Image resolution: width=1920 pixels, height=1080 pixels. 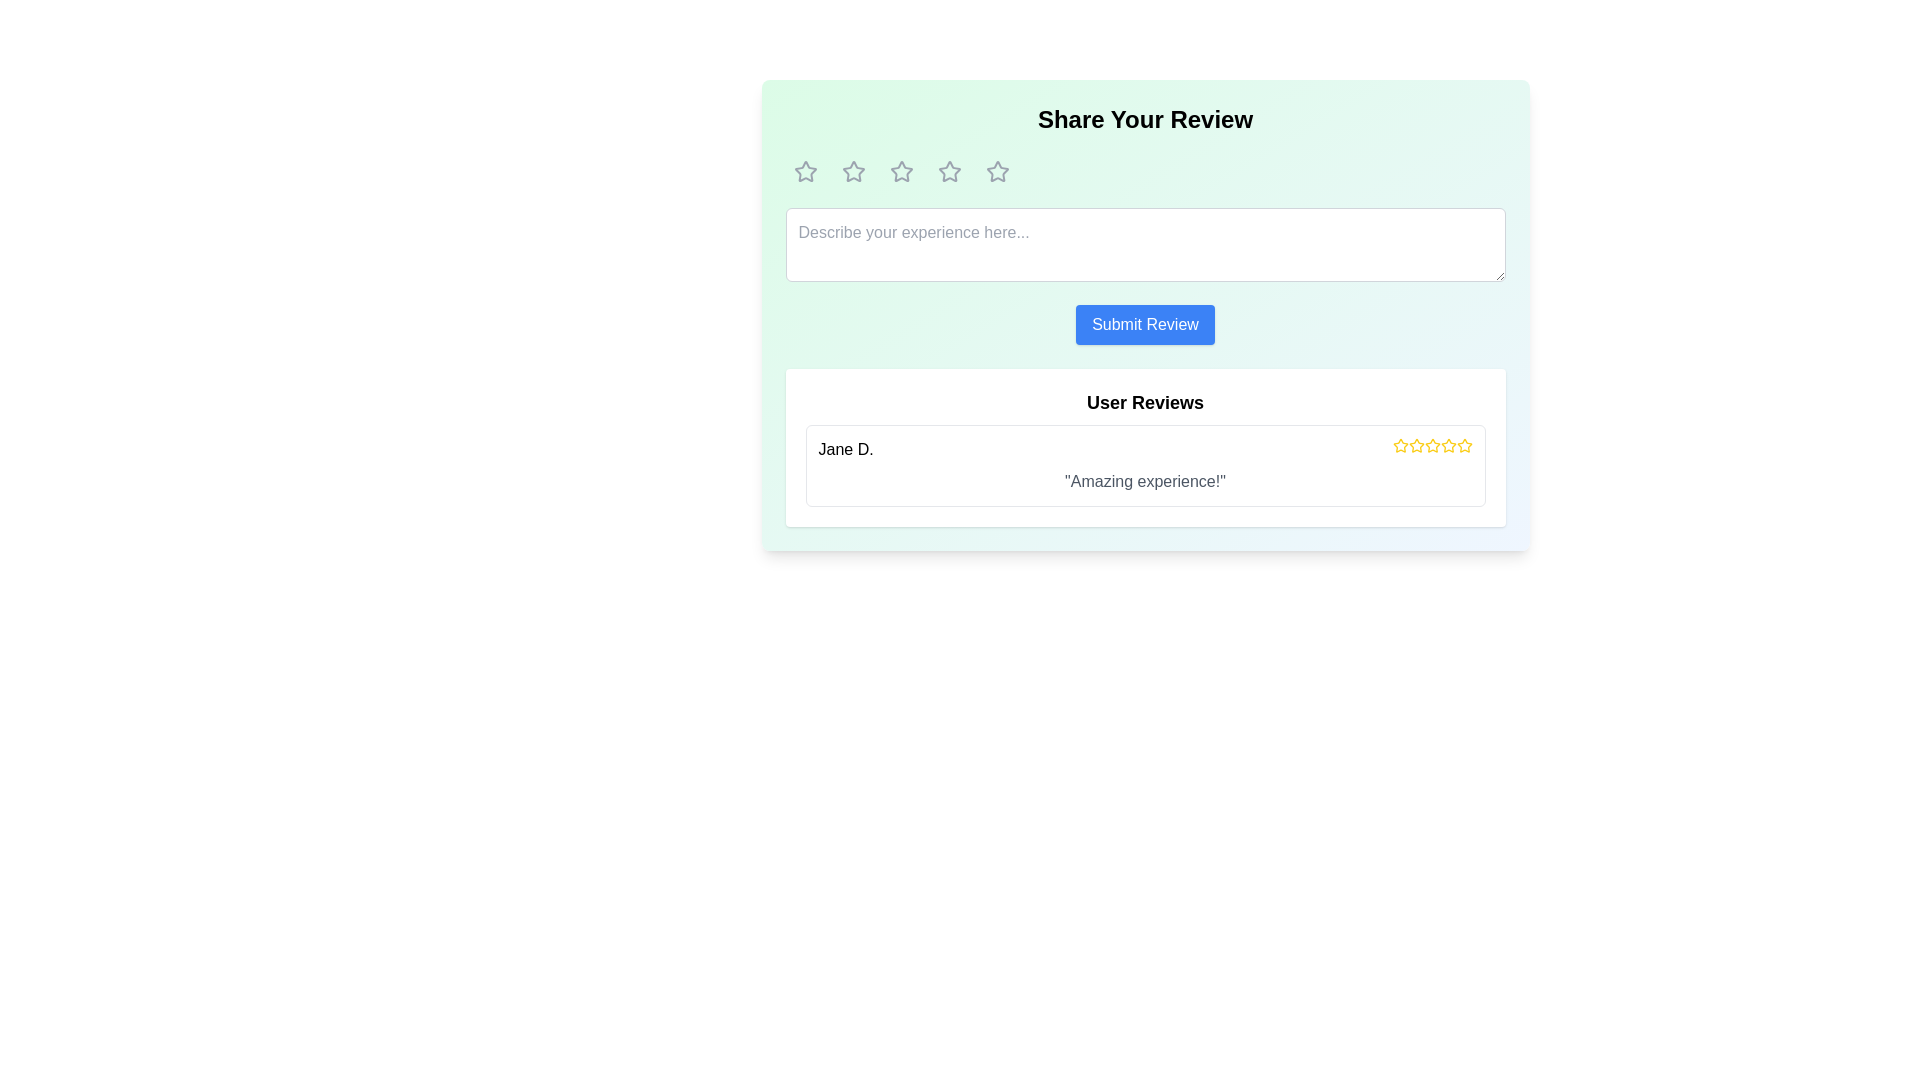 What do you see at coordinates (1415, 444) in the screenshot?
I see `the second yellow star icon with a central red marking to rate it in the 'User Reviews' section` at bounding box center [1415, 444].